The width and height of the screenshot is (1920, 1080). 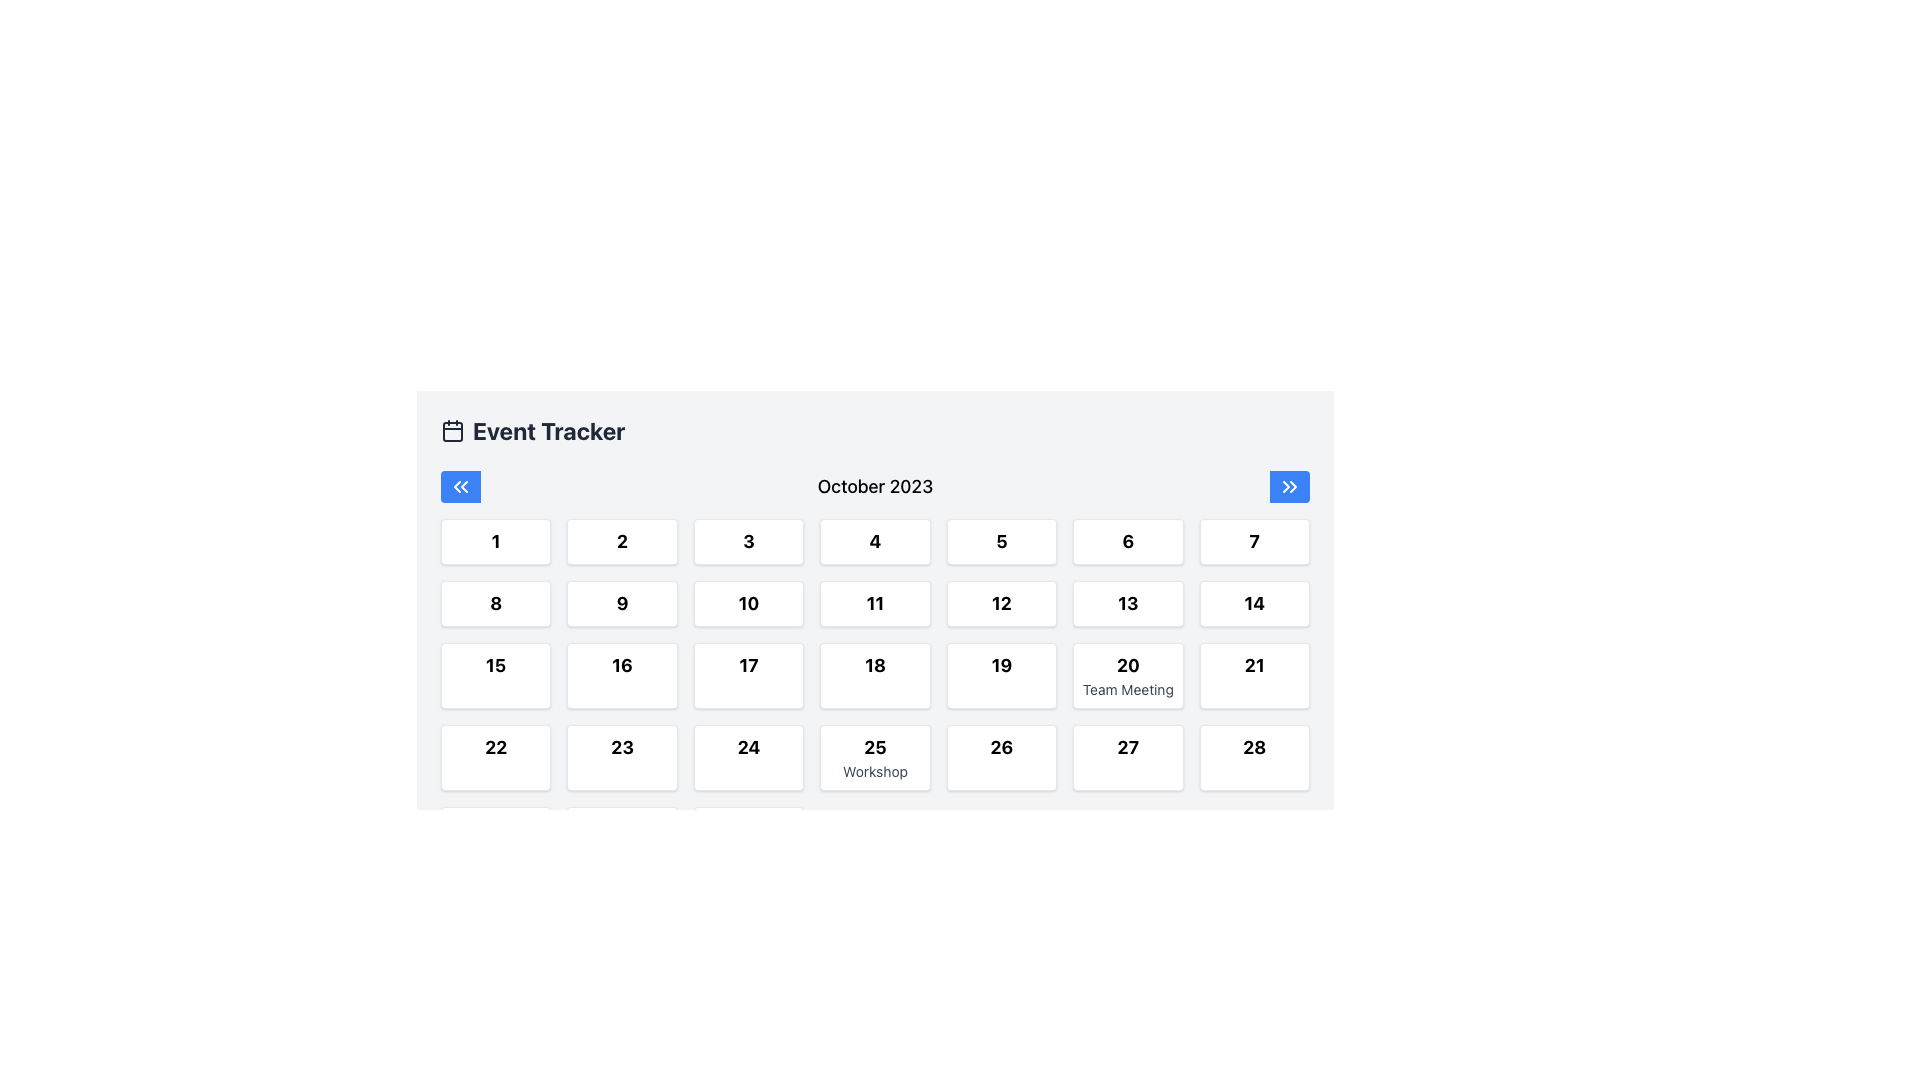 I want to click on the bold, large-sized numeral '23' displayed in black, which is centrally aligned in a white, rounded rectangle within the 'Event Tracker' interface, so click(x=621, y=748).